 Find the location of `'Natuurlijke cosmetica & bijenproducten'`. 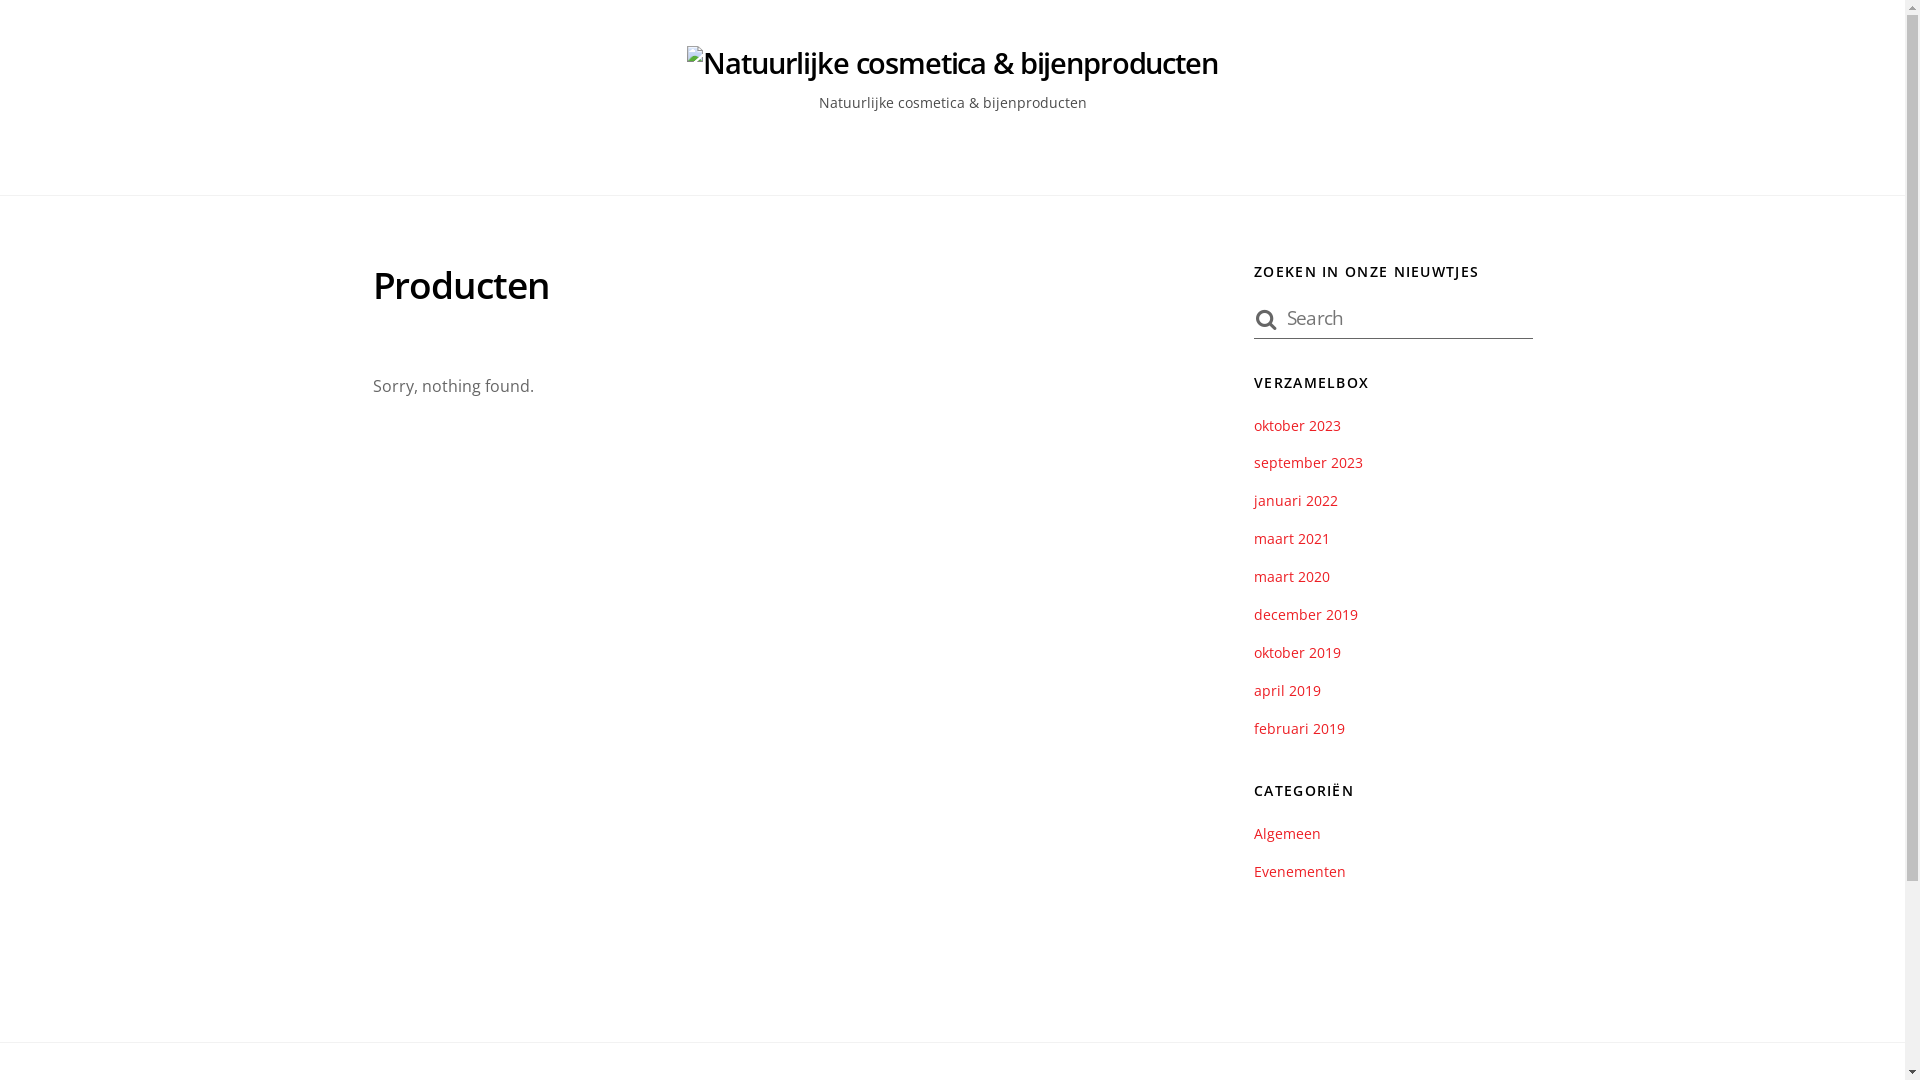

'Natuurlijke cosmetica & bijenproducten' is located at coordinates (950, 61).